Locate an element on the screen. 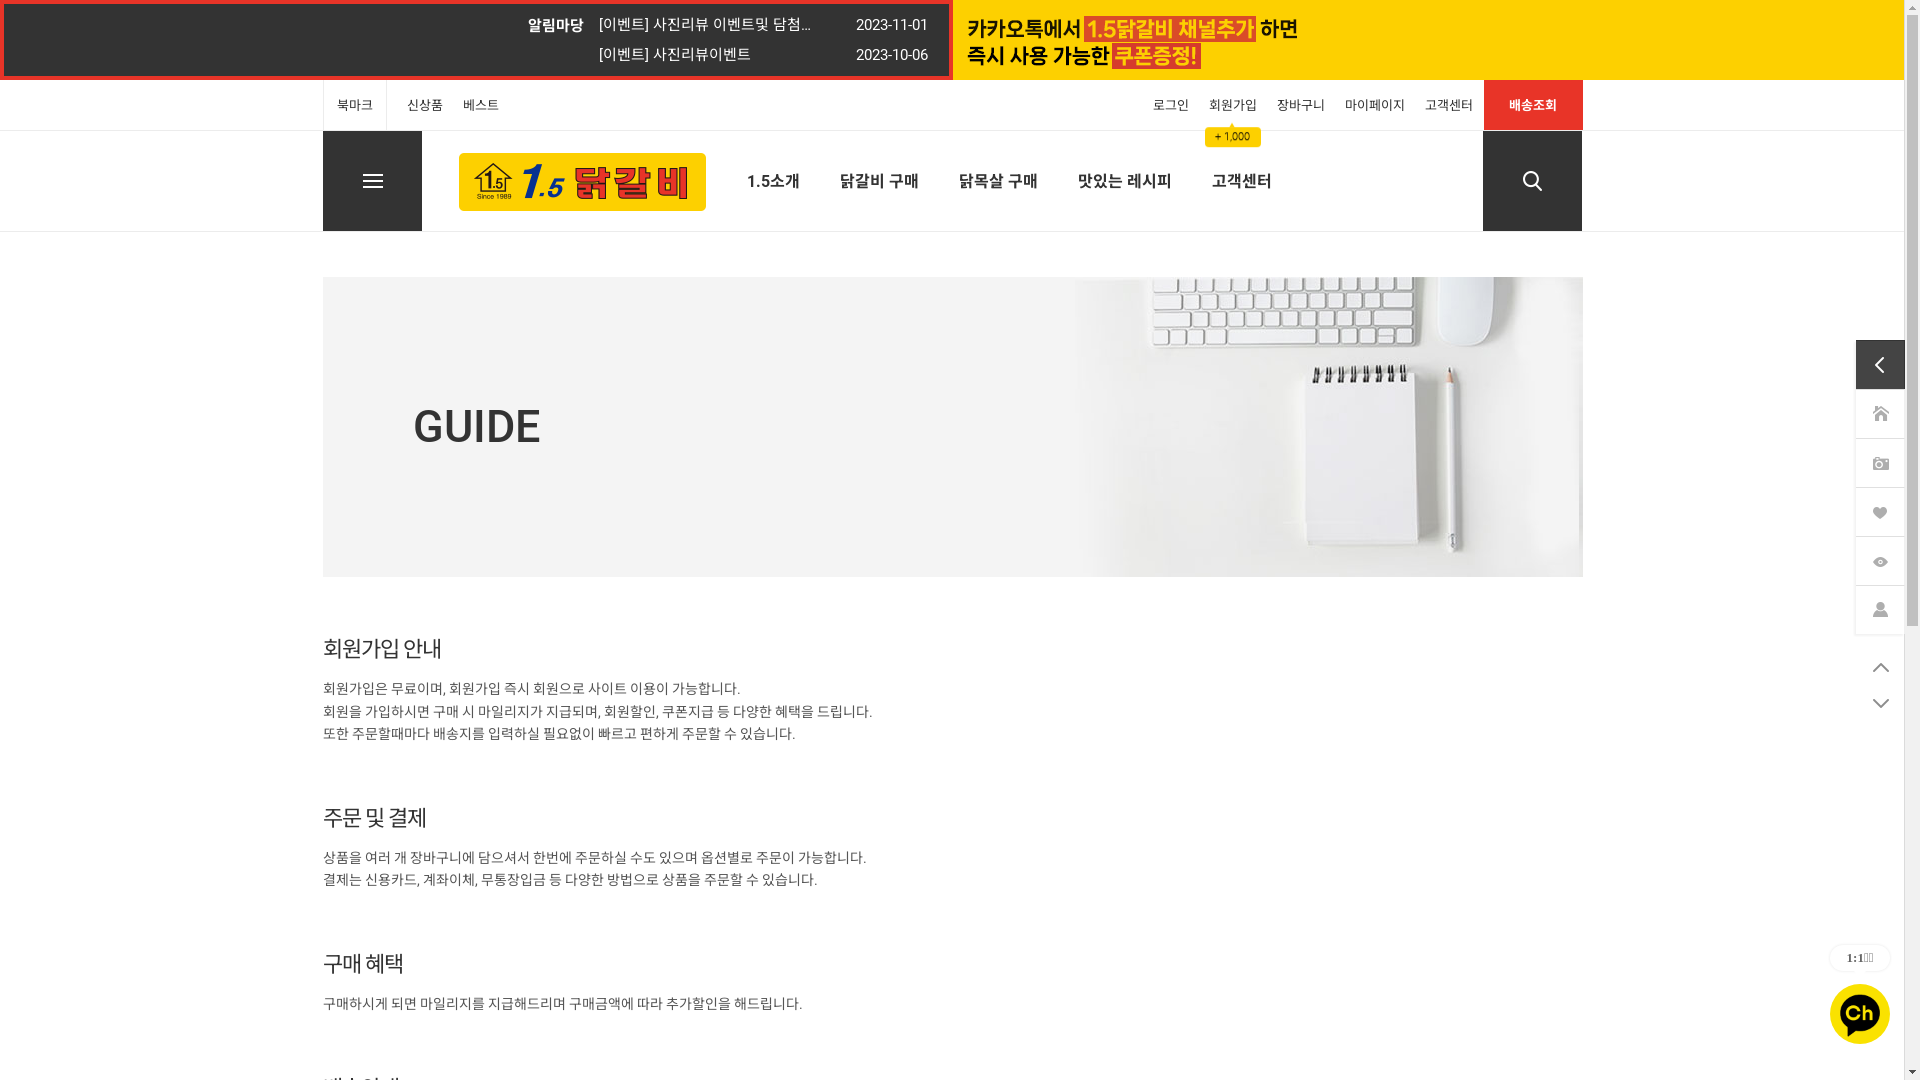 This screenshot has height=1080, width=1920. 'to Top' is located at coordinates (1879, 667).